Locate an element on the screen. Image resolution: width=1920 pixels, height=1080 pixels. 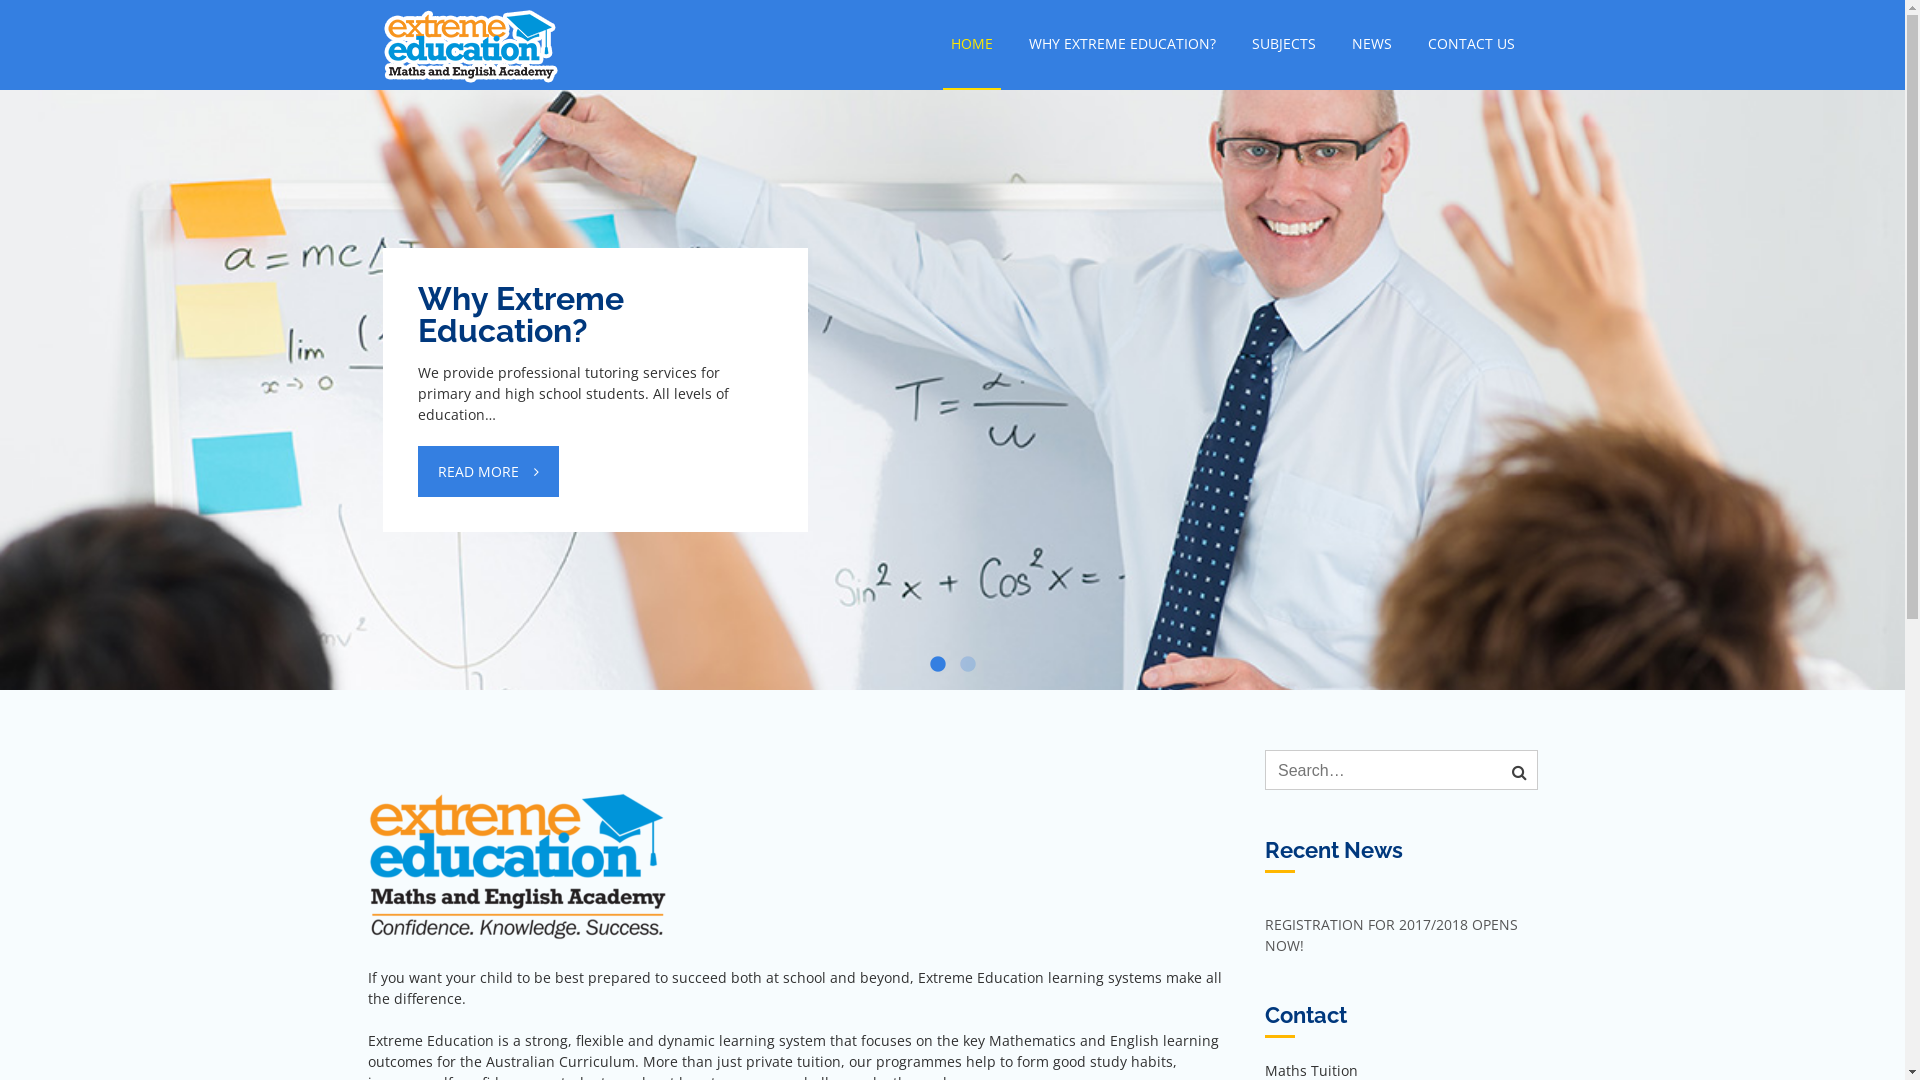
'WHY EXTREME EDUCATION?' is located at coordinates (1121, 43).